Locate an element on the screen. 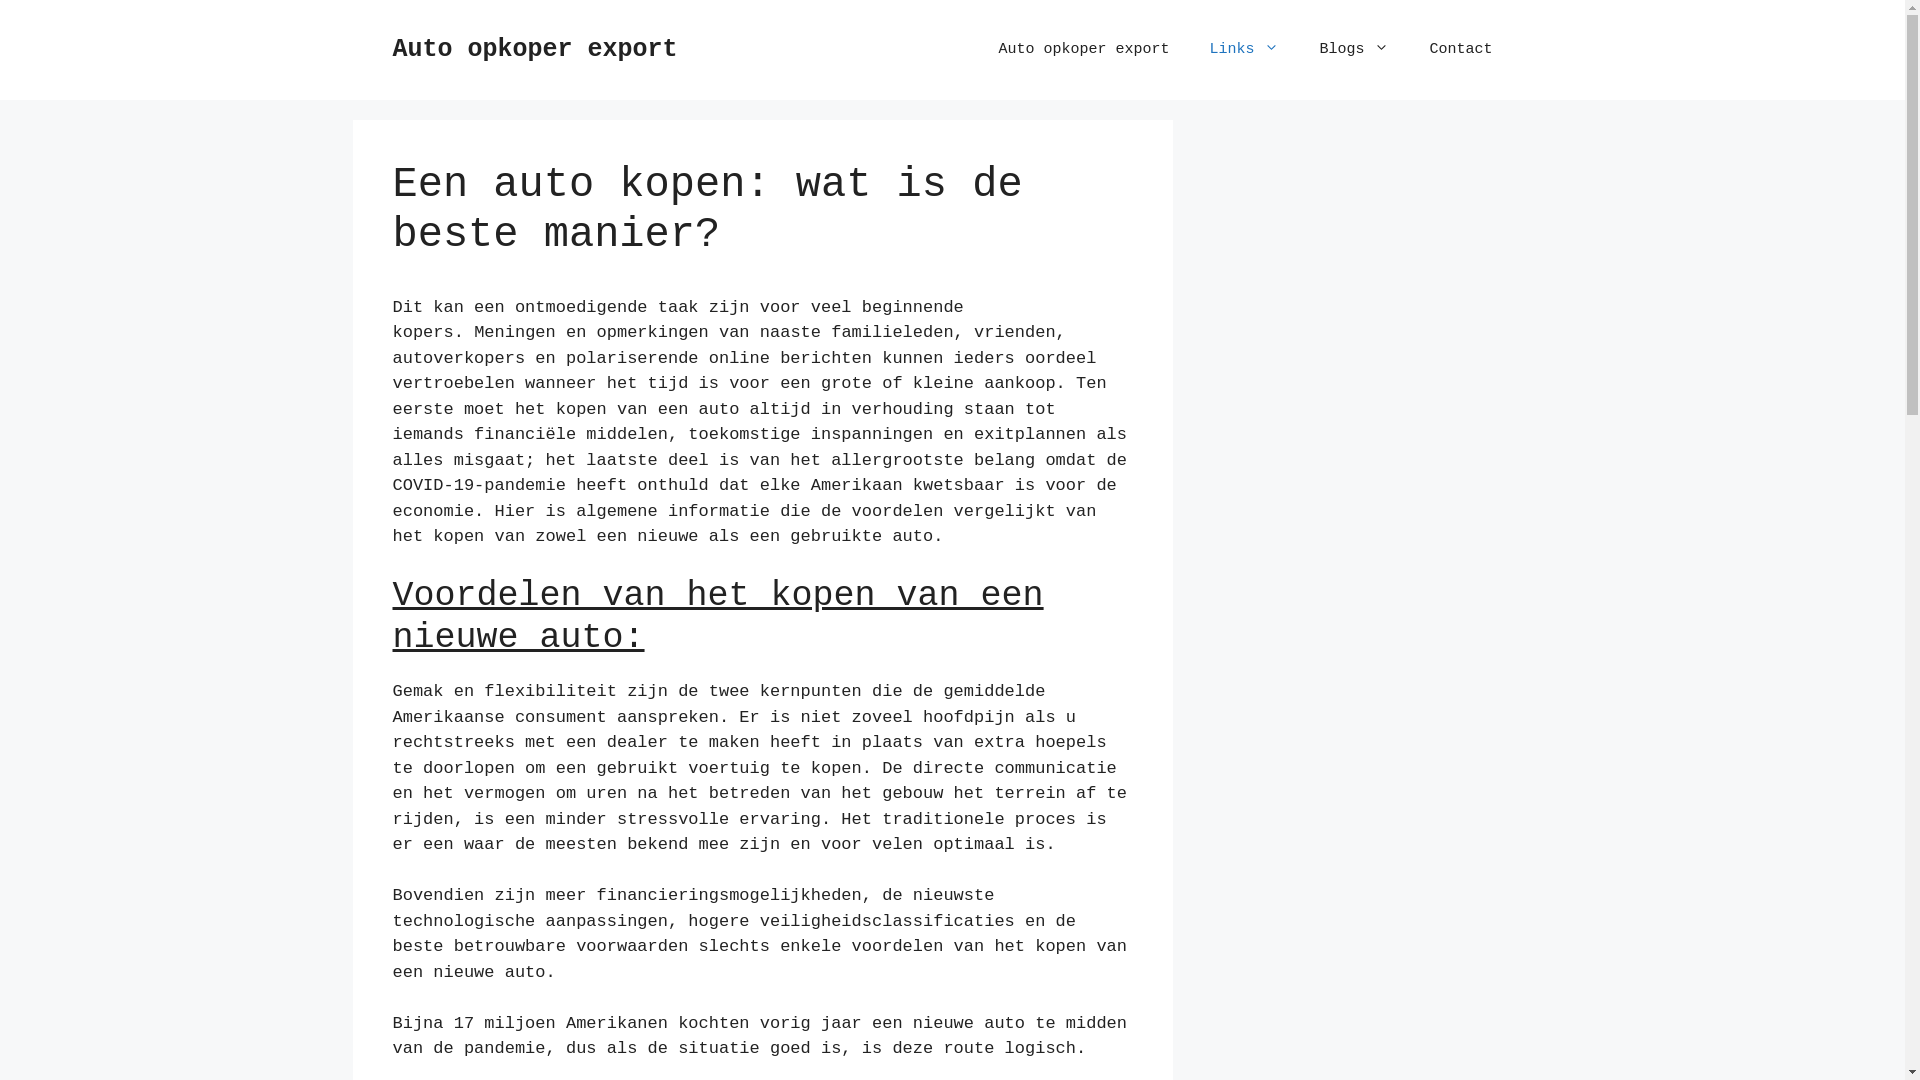 This screenshot has height=1080, width=1920. 'Links' is located at coordinates (1242, 49).